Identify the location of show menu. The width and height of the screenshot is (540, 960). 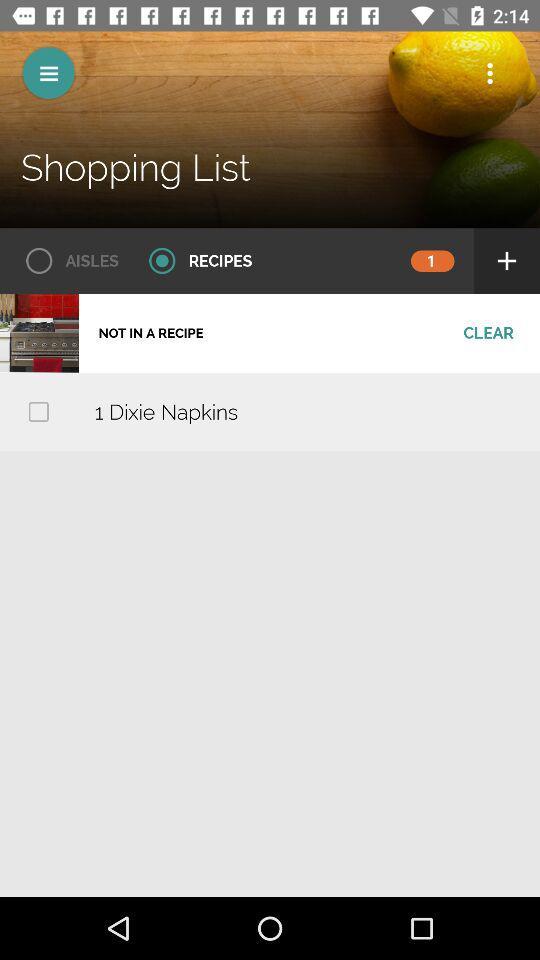
(48, 73).